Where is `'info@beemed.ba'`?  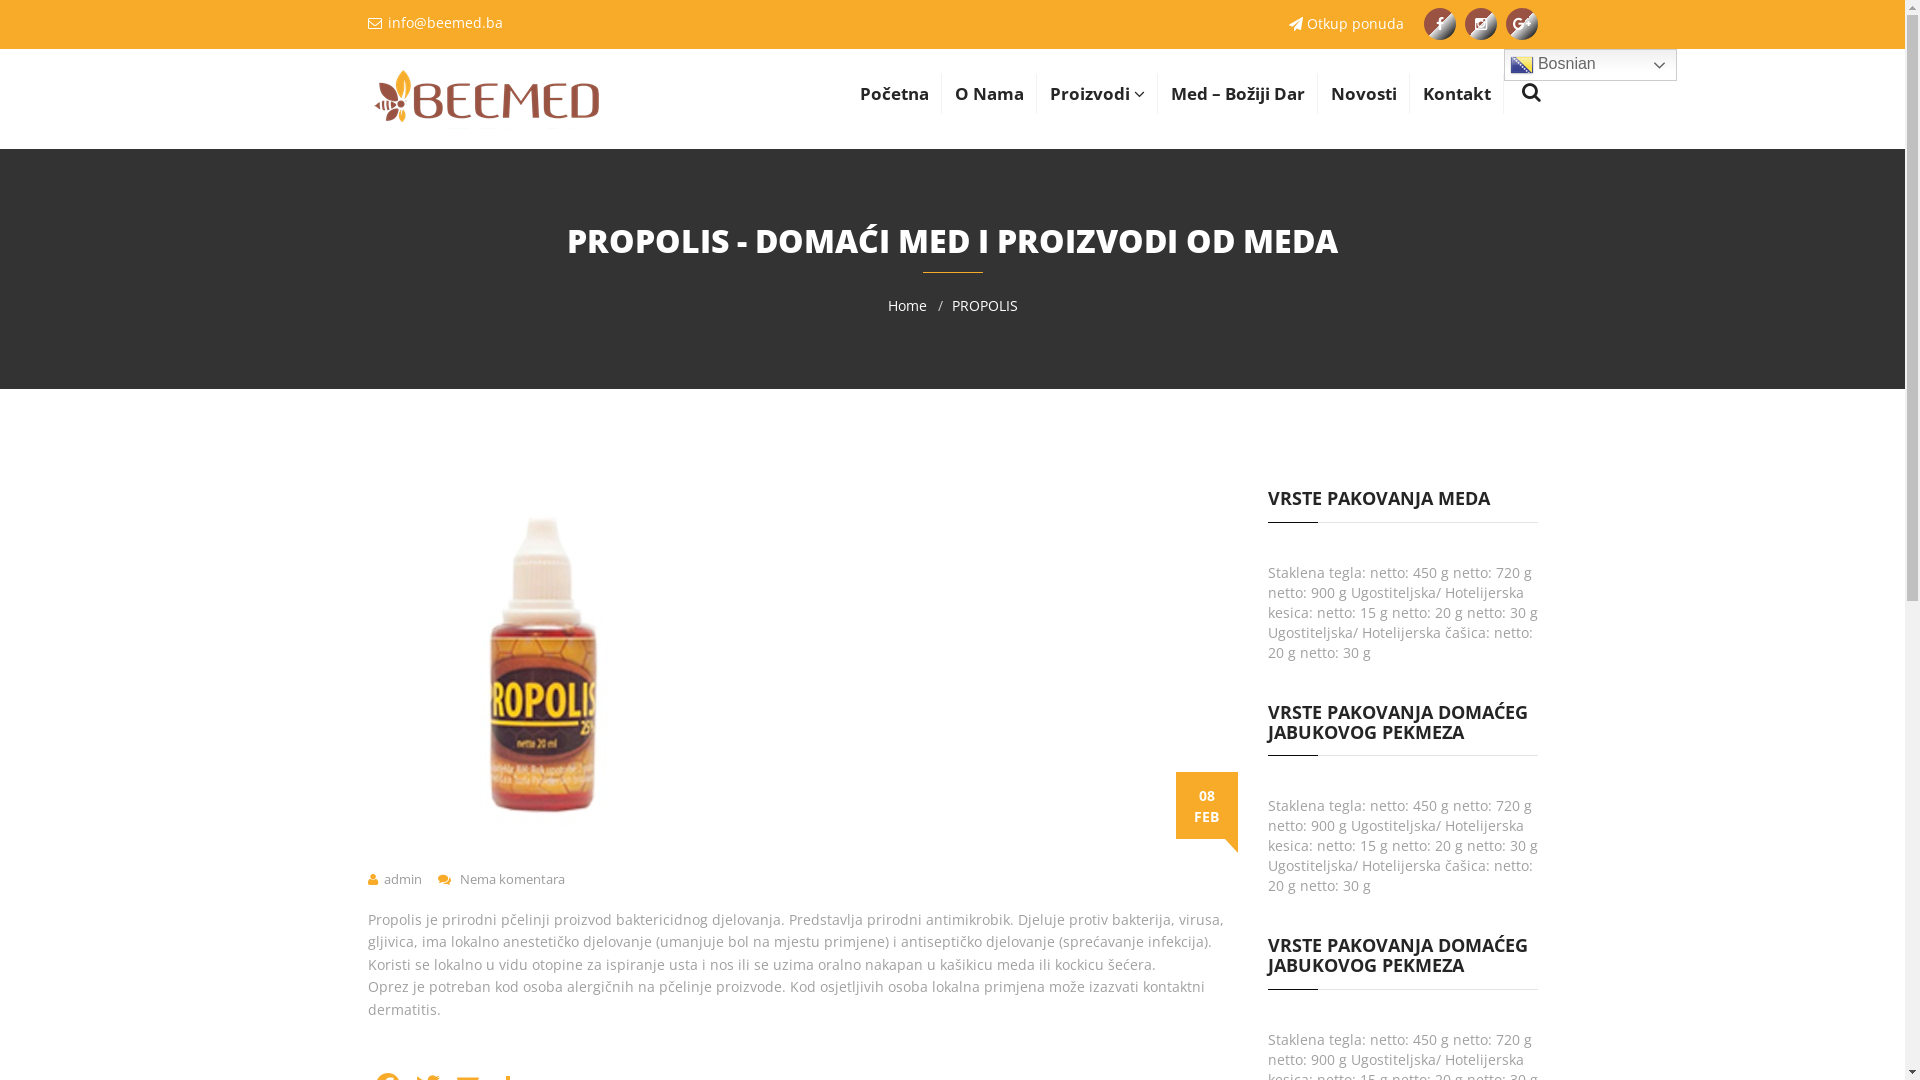
'info@beemed.ba' is located at coordinates (368, 23).